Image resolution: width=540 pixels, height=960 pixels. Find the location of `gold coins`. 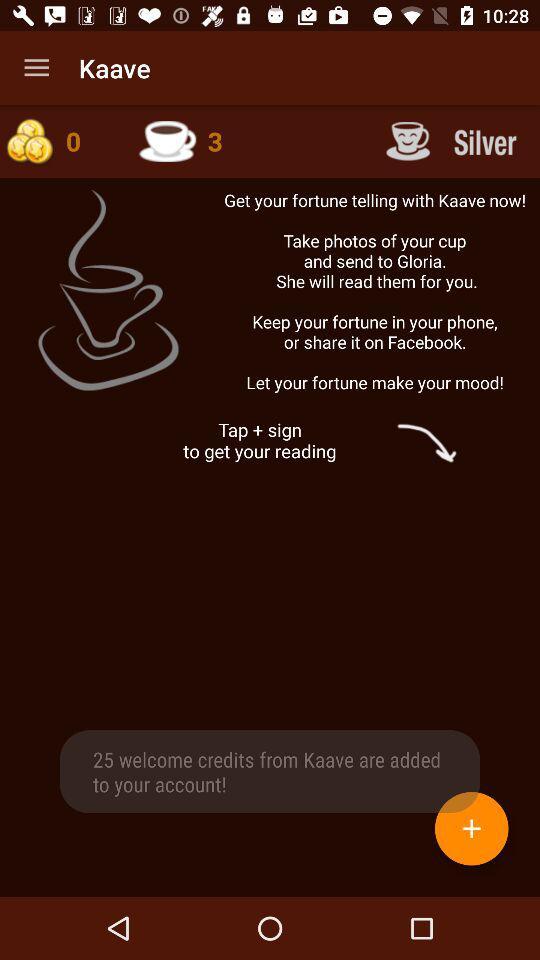

gold coins is located at coordinates (59, 140).